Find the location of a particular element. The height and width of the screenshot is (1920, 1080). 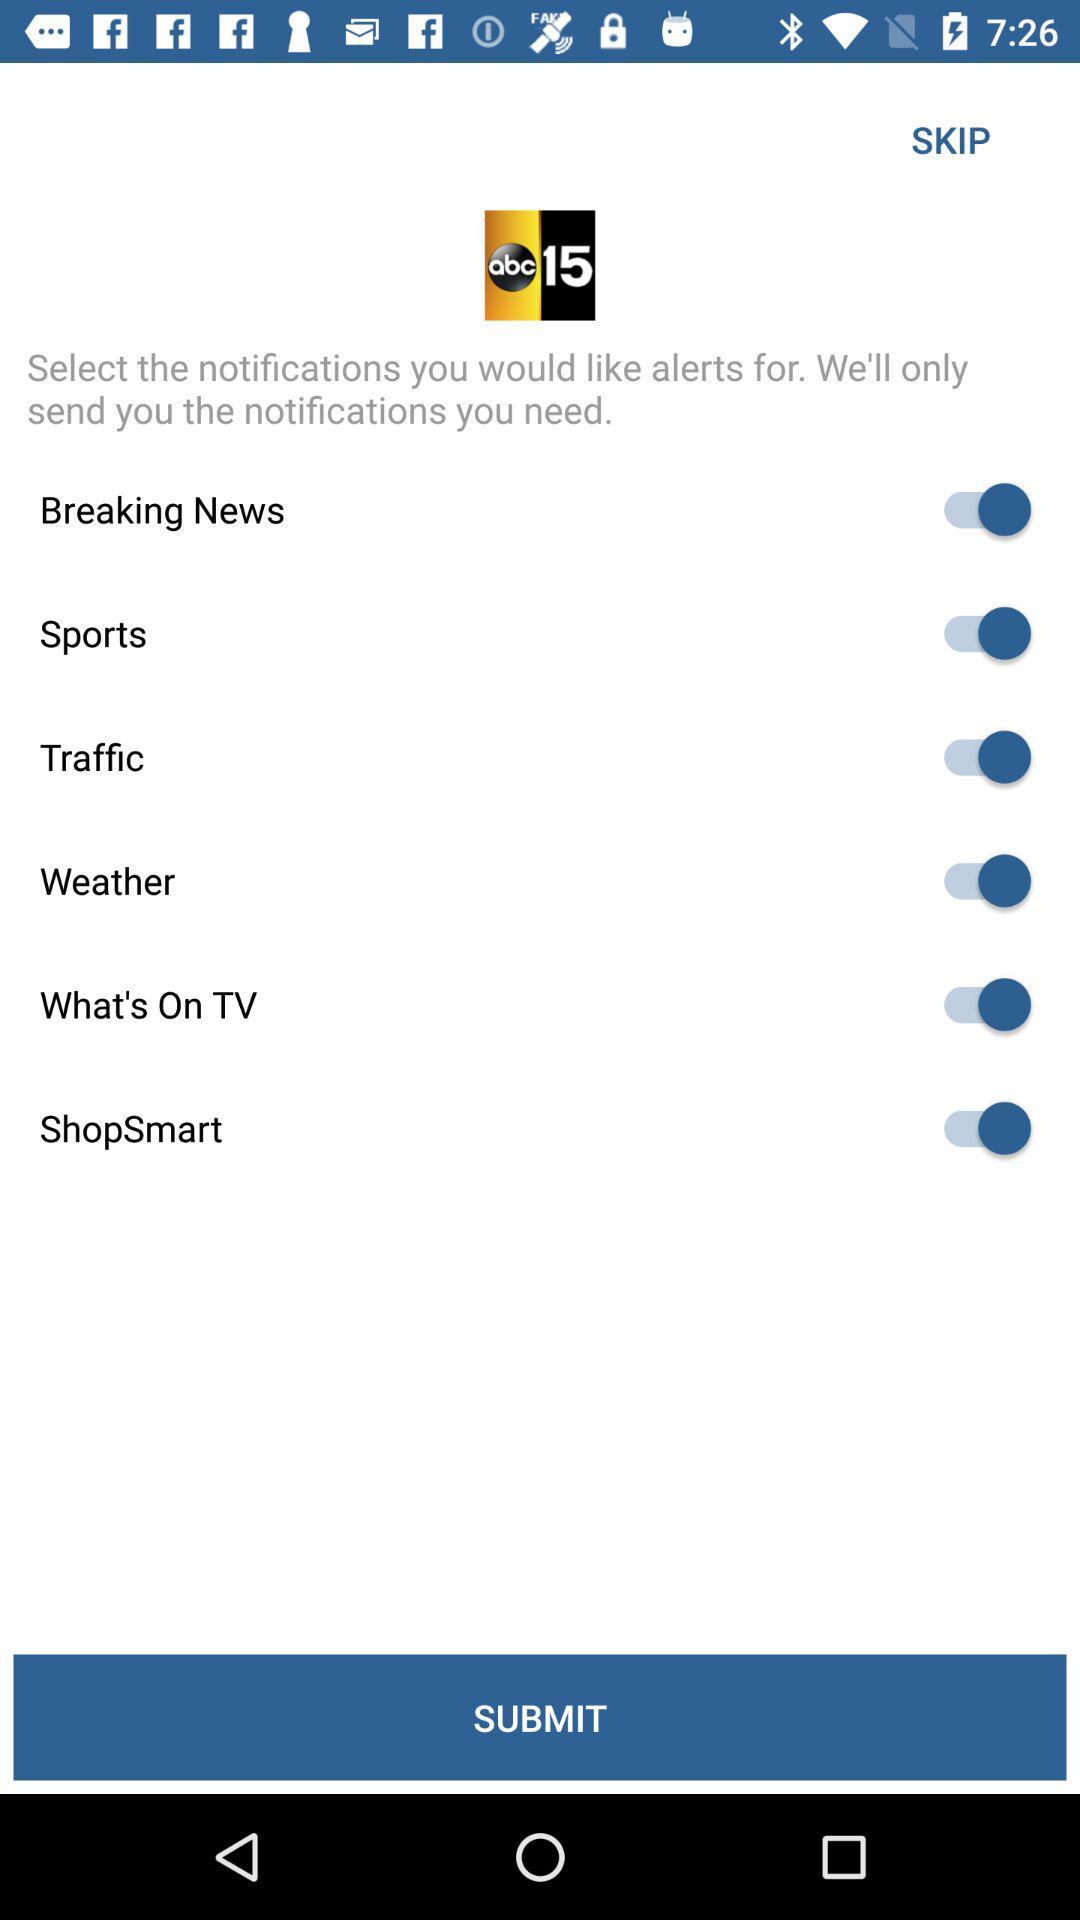

deselect item is located at coordinates (977, 509).